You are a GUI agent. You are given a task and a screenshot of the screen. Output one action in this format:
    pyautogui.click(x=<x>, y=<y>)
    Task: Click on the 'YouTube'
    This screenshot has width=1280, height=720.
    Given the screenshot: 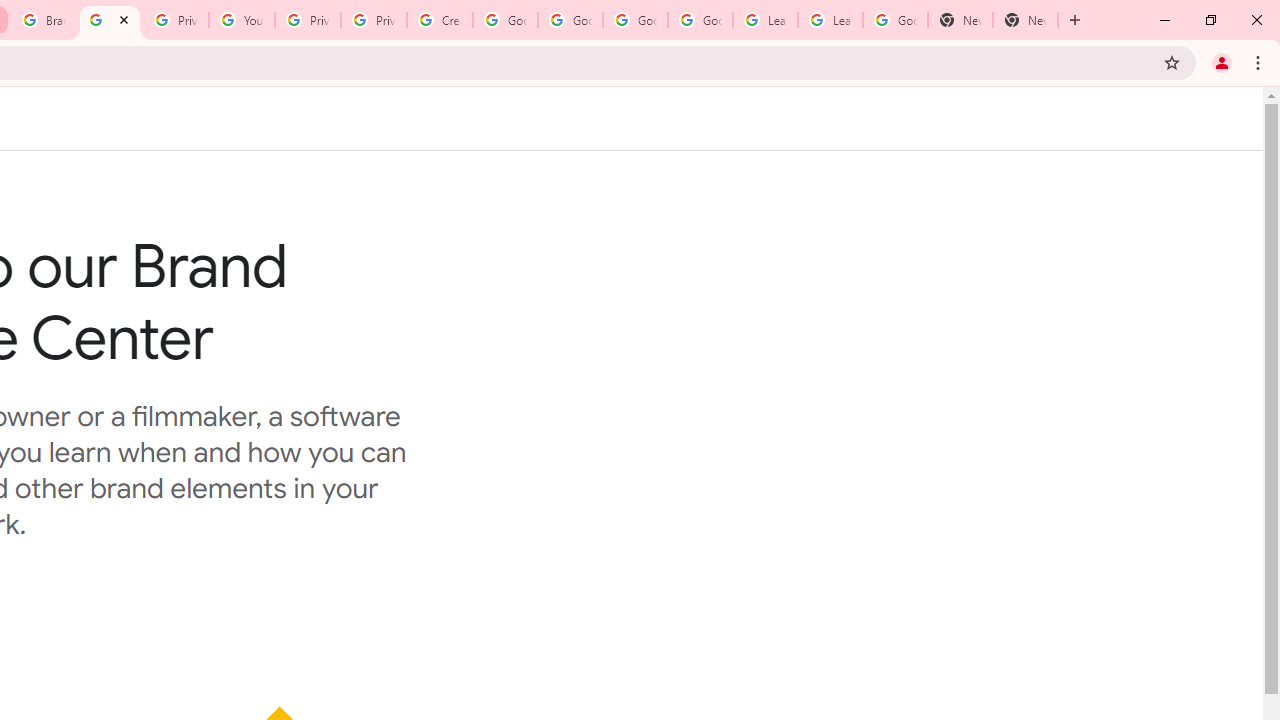 What is the action you would take?
    pyautogui.click(x=240, y=20)
    